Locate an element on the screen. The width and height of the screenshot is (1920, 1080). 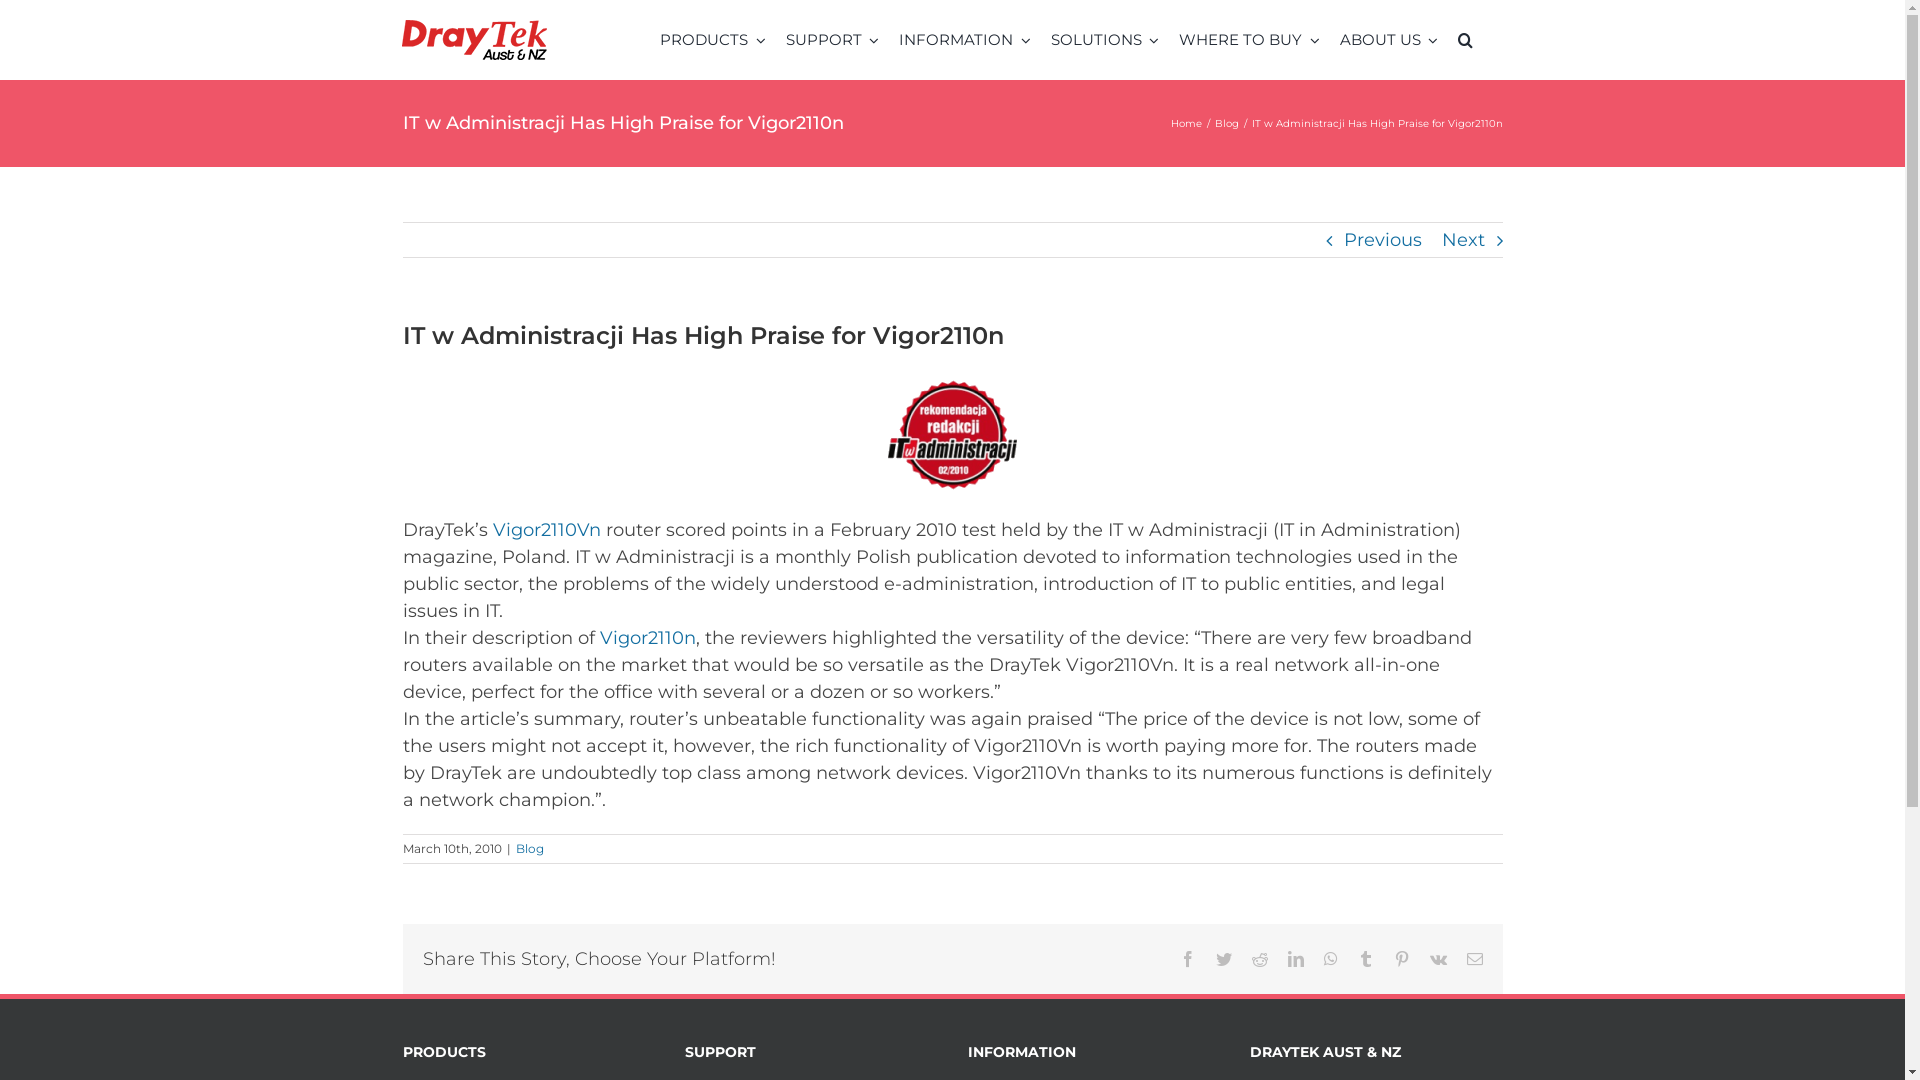
'Next' is located at coordinates (1463, 238).